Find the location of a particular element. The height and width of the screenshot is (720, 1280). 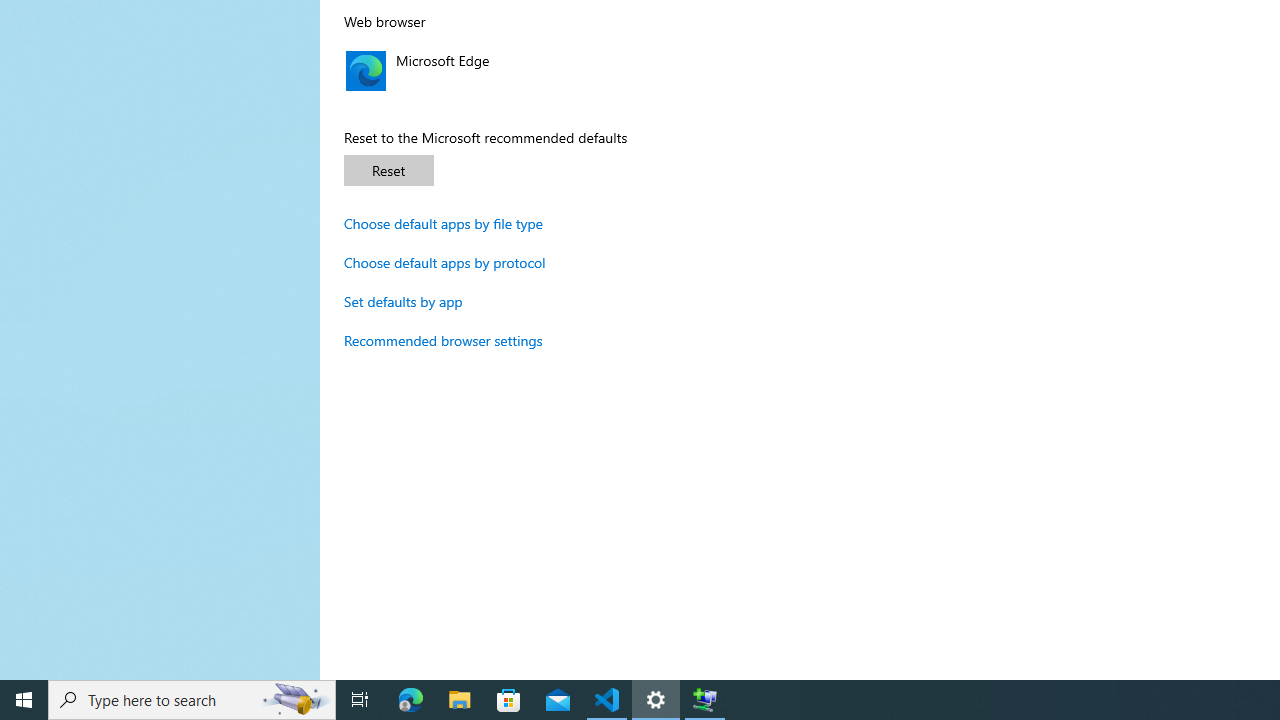

'Settings - 1 running window' is located at coordinates (656, 698).